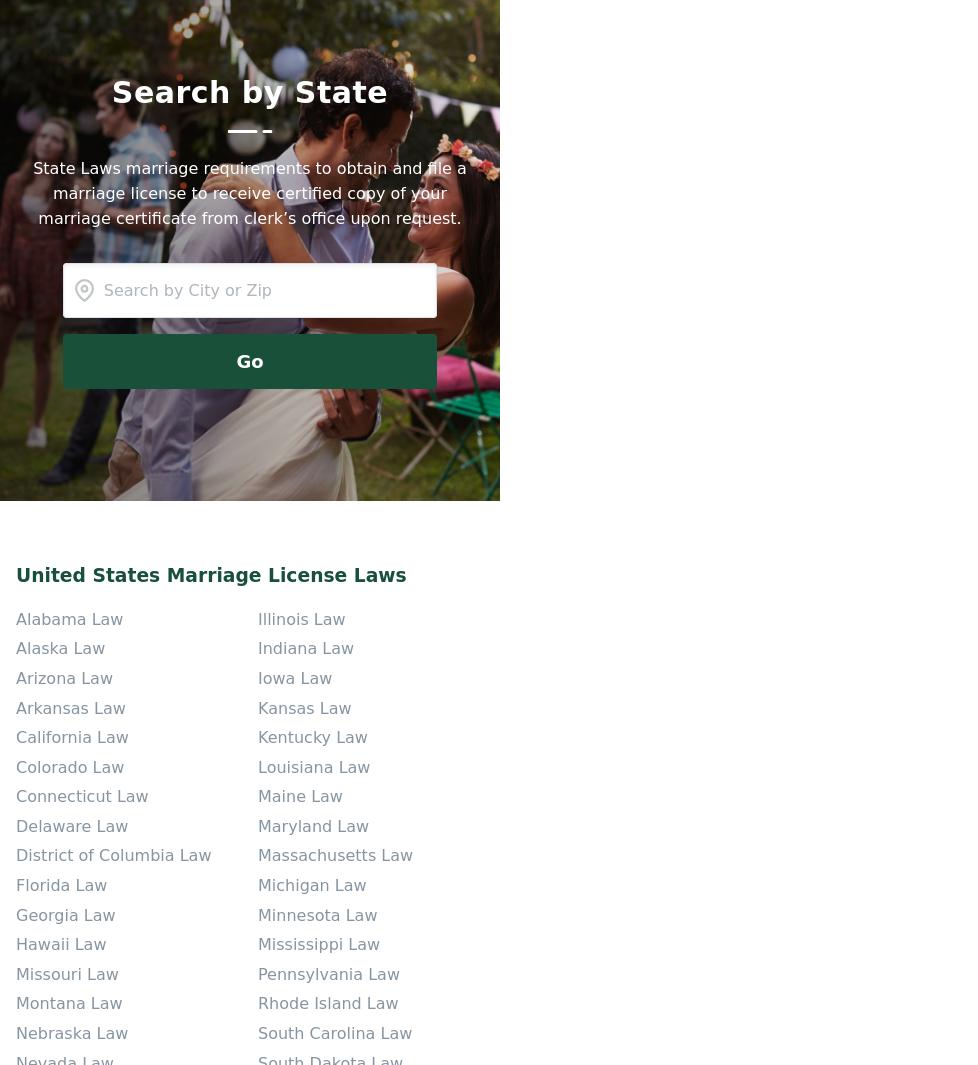 The height and width of the screenshot is (1065, 978). Describe the element at coordinates (327, 973) in the screenshot. I see `'Pennsylvania Law'` at that location.